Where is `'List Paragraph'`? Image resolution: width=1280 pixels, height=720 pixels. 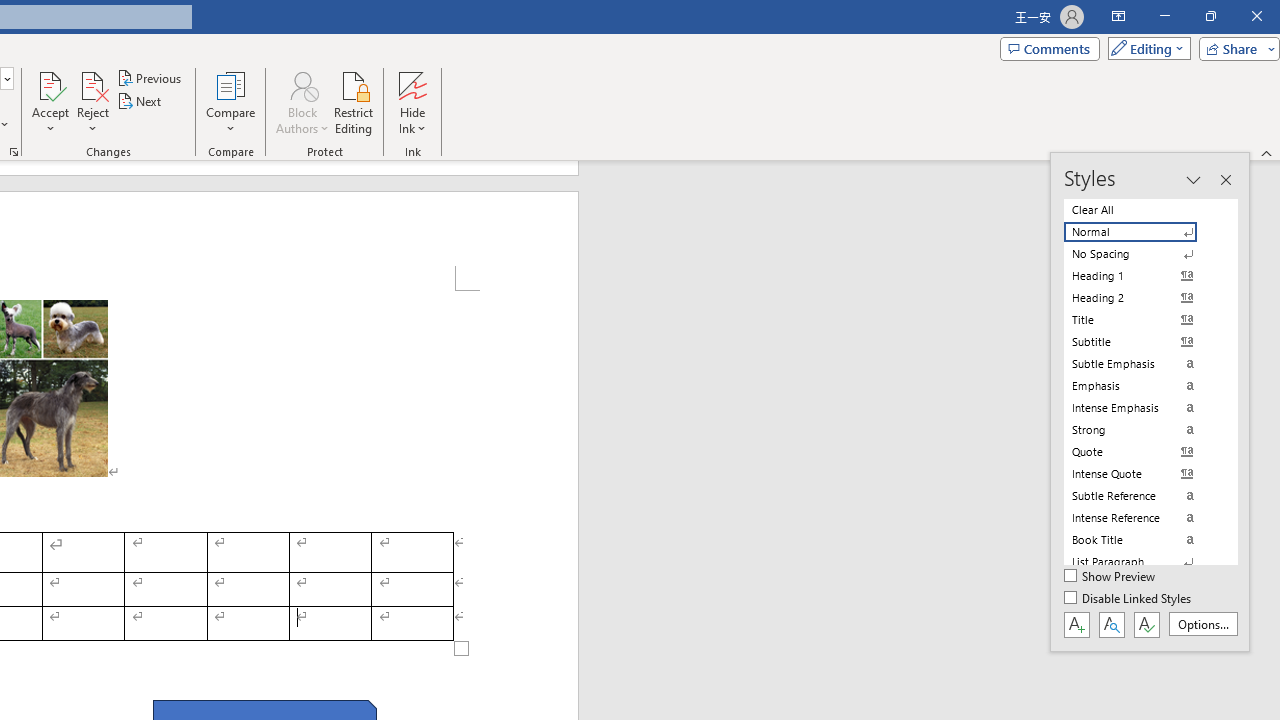 'List Paragraph' is located at coordinates (1142, 561).